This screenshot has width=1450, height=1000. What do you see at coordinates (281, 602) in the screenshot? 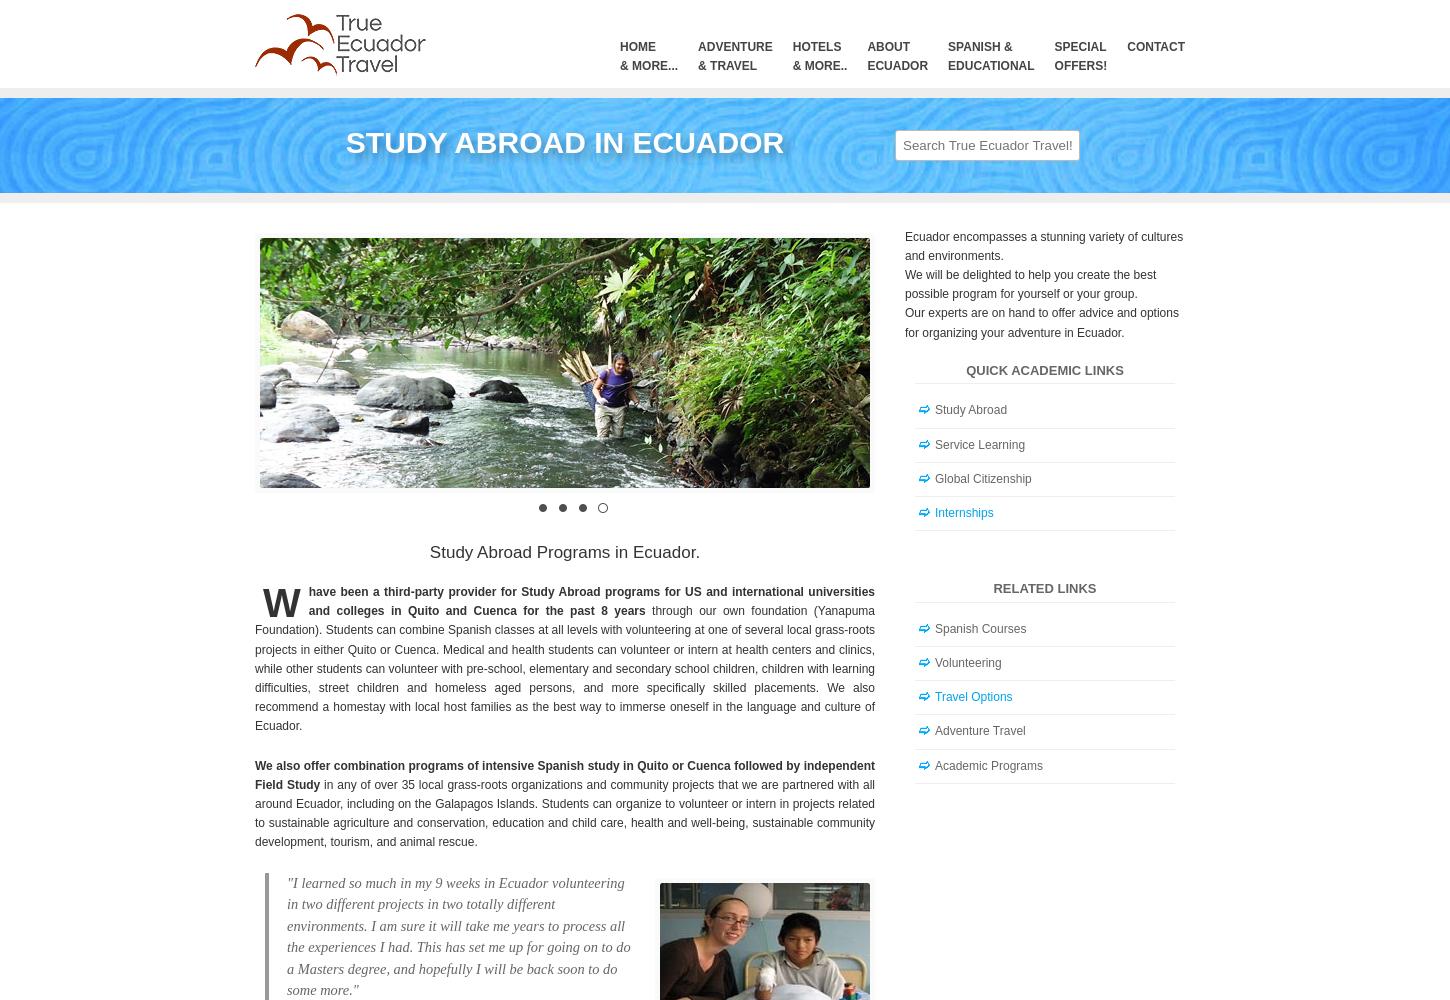
I see `'W'` at bounding box center [281, 602].